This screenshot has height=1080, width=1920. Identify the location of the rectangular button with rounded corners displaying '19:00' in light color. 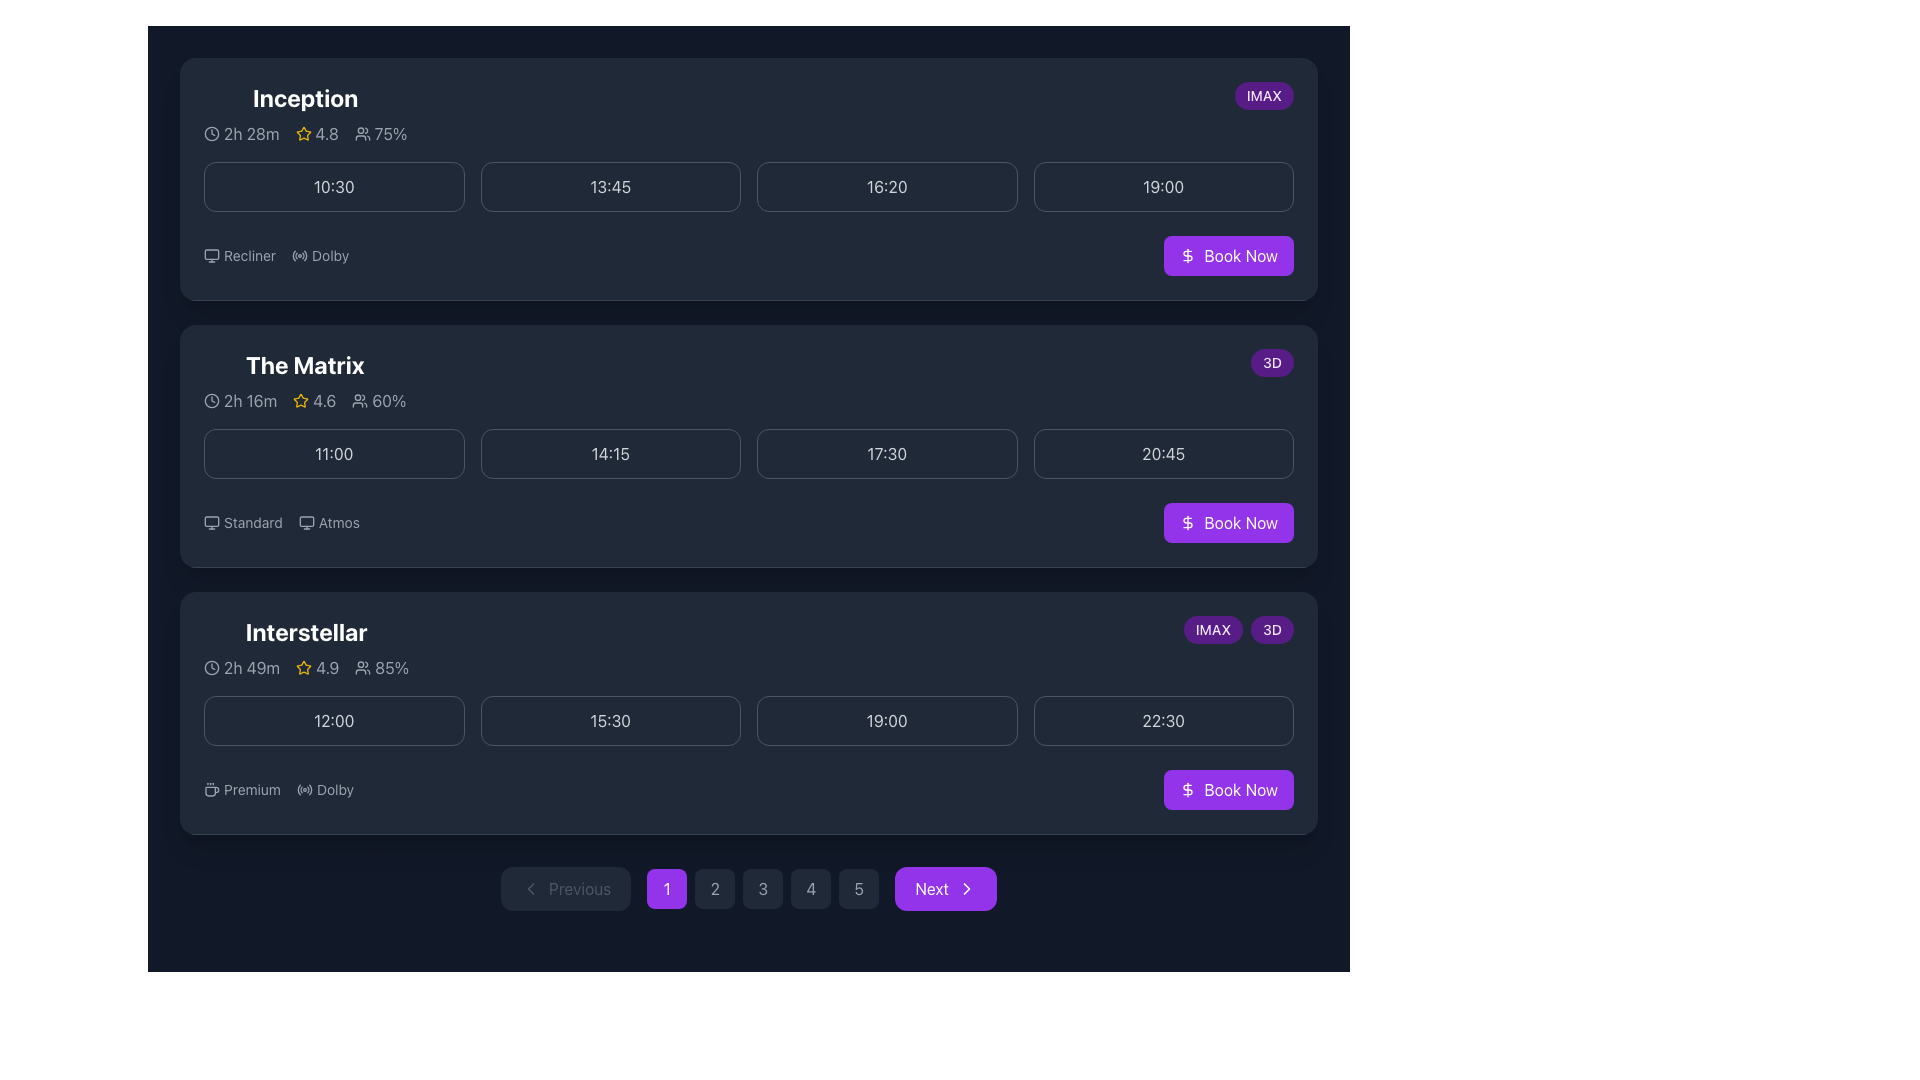
(1163, 186).